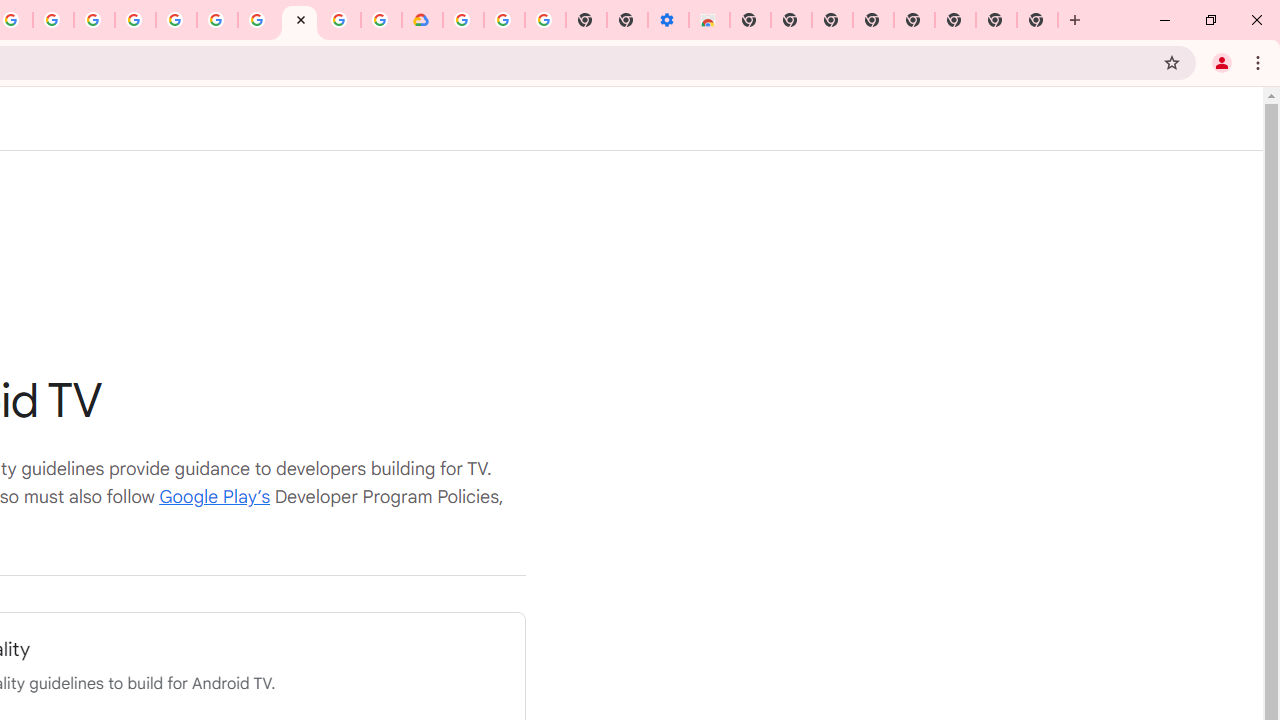 Image resolution: width=1280 pixels, height=720 pixels. I want to click on 'Create your Google Account', so click(53, 20).